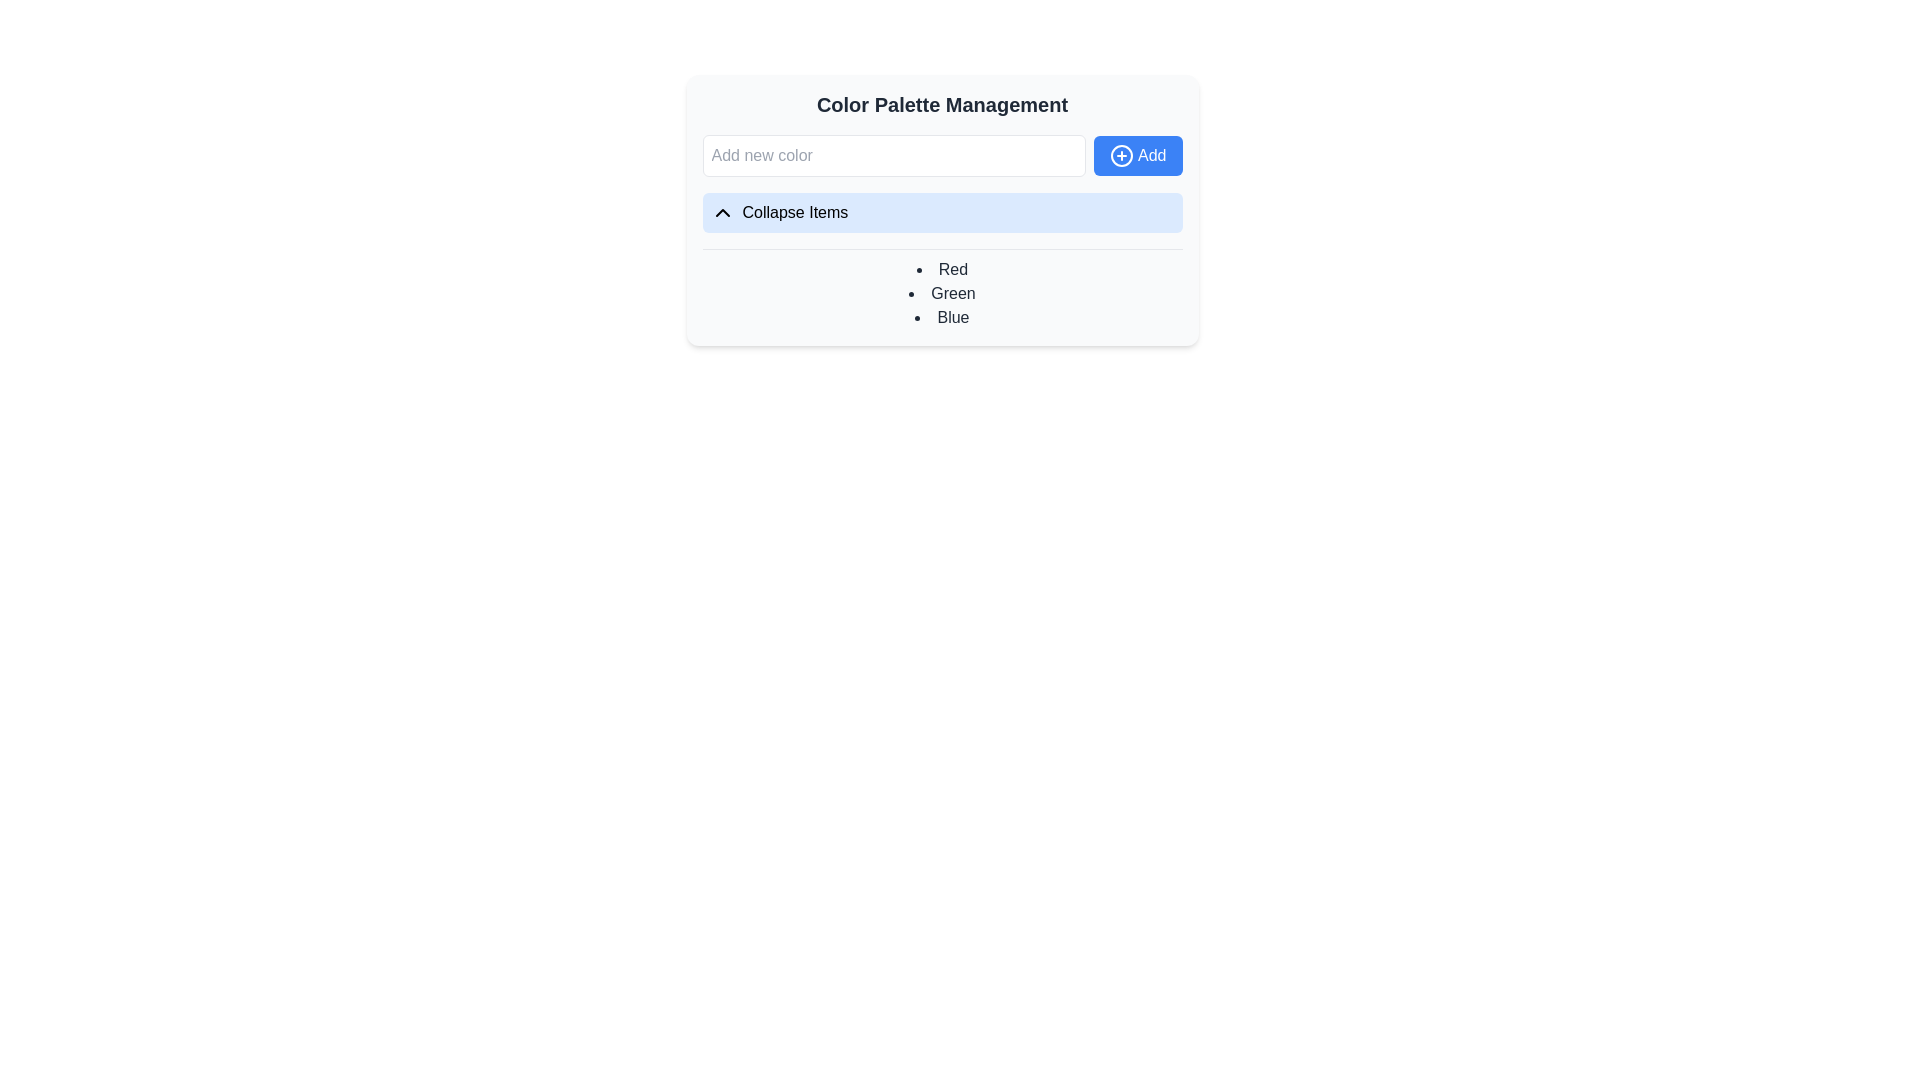 This screenshot has width=1920, height=1080. Describe the element at coordinates (1138, 154) in the screenshot. I see `the 'Add' button located to the right of the 'Add new color' text input field` at that location.